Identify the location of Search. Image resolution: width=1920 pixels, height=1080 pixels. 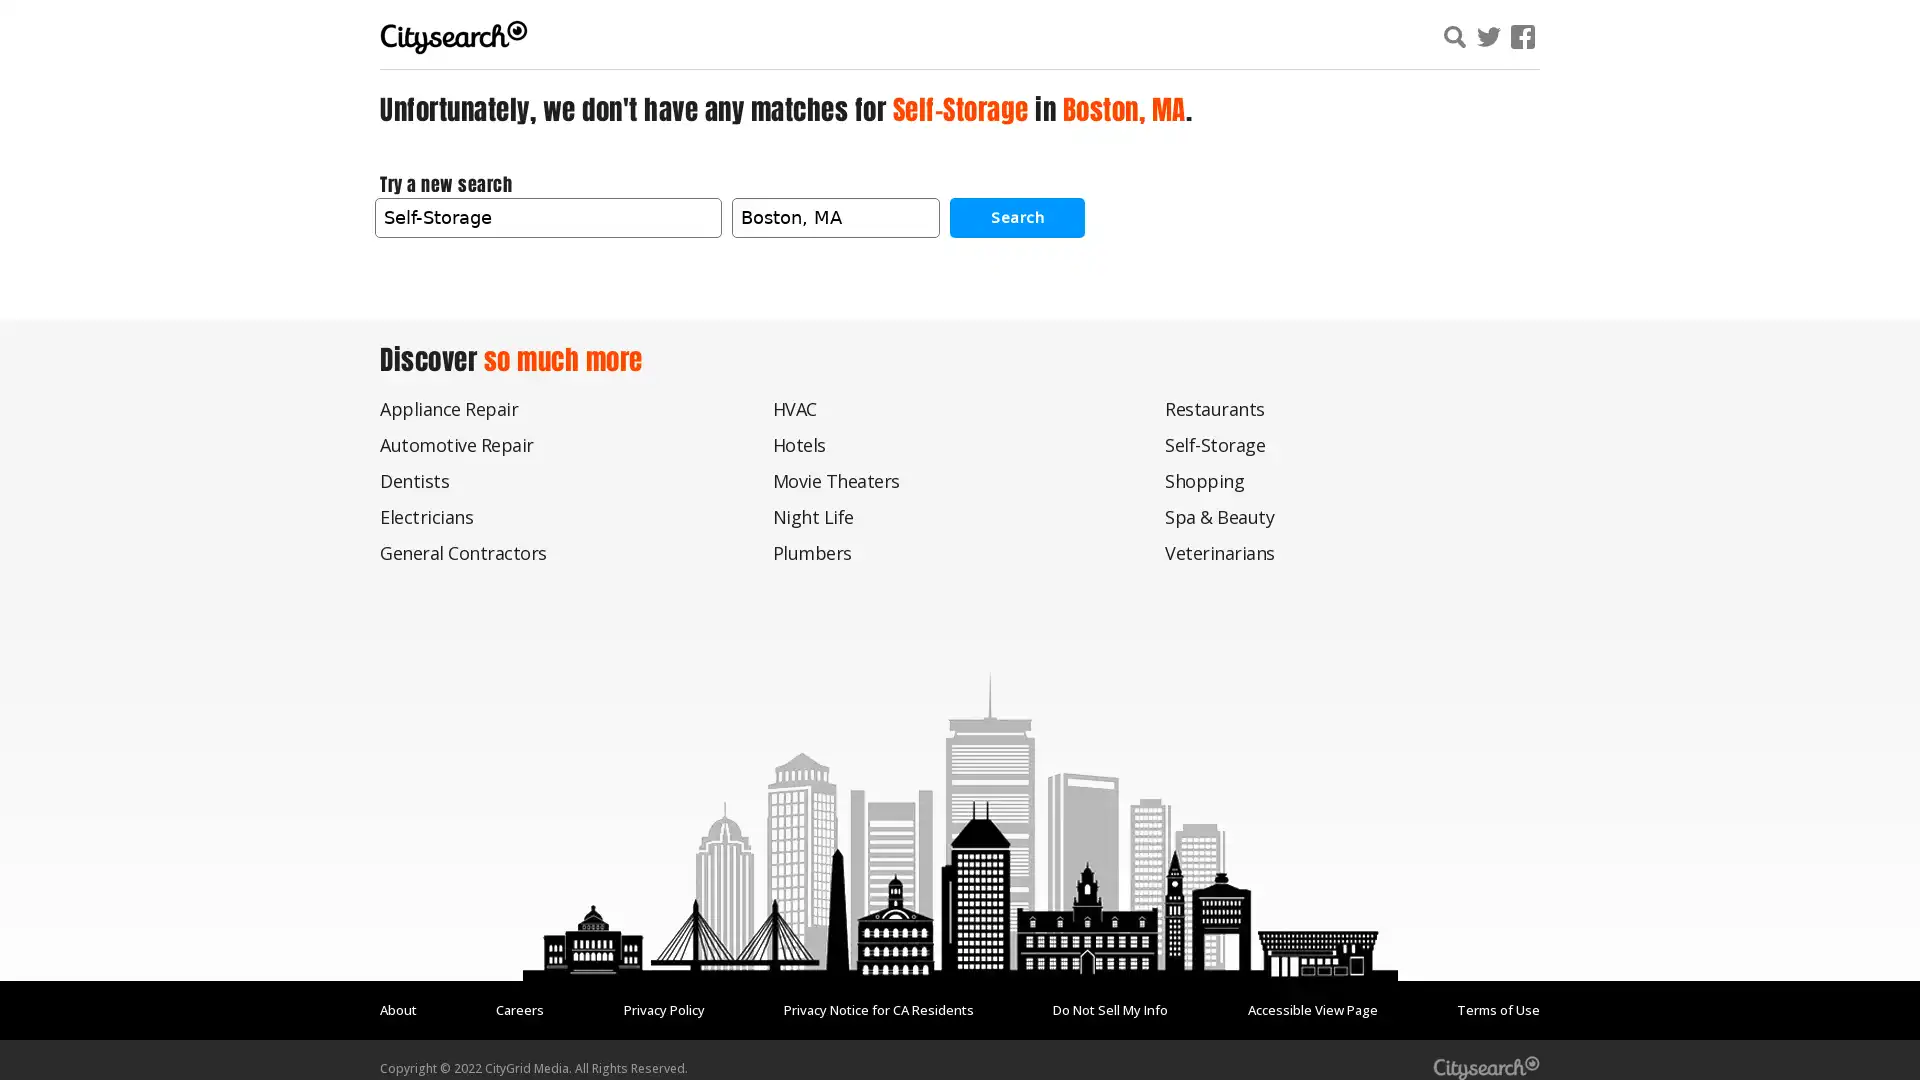
(1017, 216).